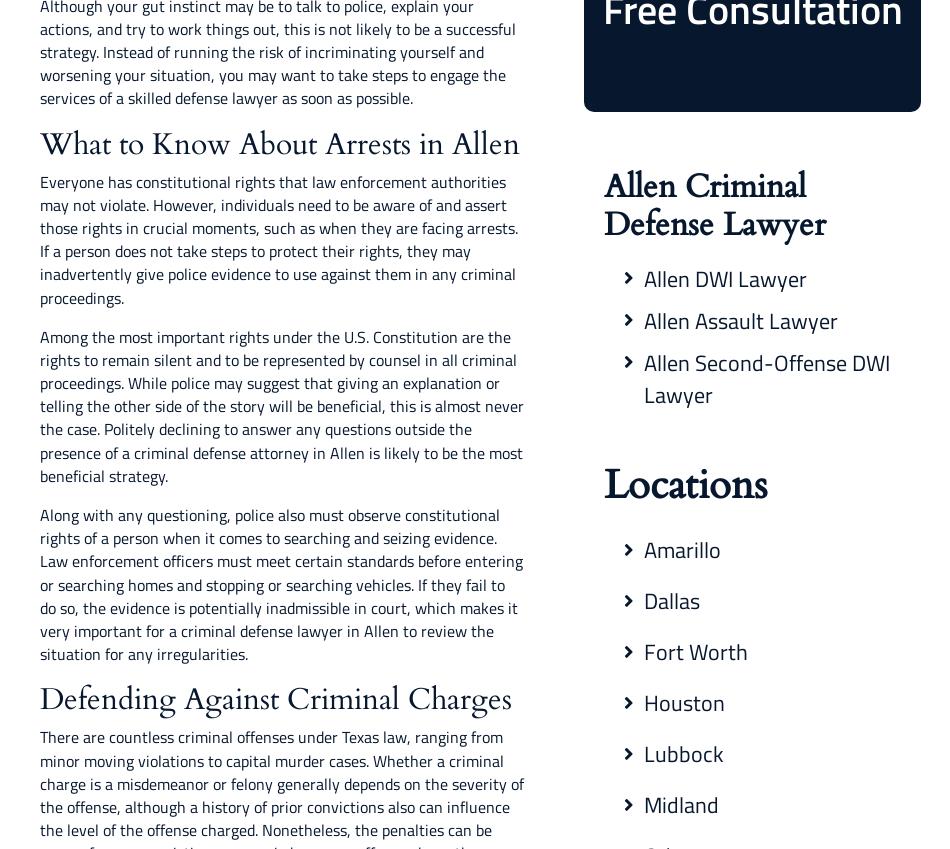 The height and width of the screenshot is (849, 950). Describe the element at coordinates (278, 238) in the screenshot. I see `'Everyone has constitutional rights that law enforcement authorities may not violate. However, individuals need to be aware of and assert those rights in crucial moments, such as when they are facing arrests. If a person does not take steps to protect their rights, they may inadvertently give police evidence to use against them in any criminal proceedings.'` at that location.